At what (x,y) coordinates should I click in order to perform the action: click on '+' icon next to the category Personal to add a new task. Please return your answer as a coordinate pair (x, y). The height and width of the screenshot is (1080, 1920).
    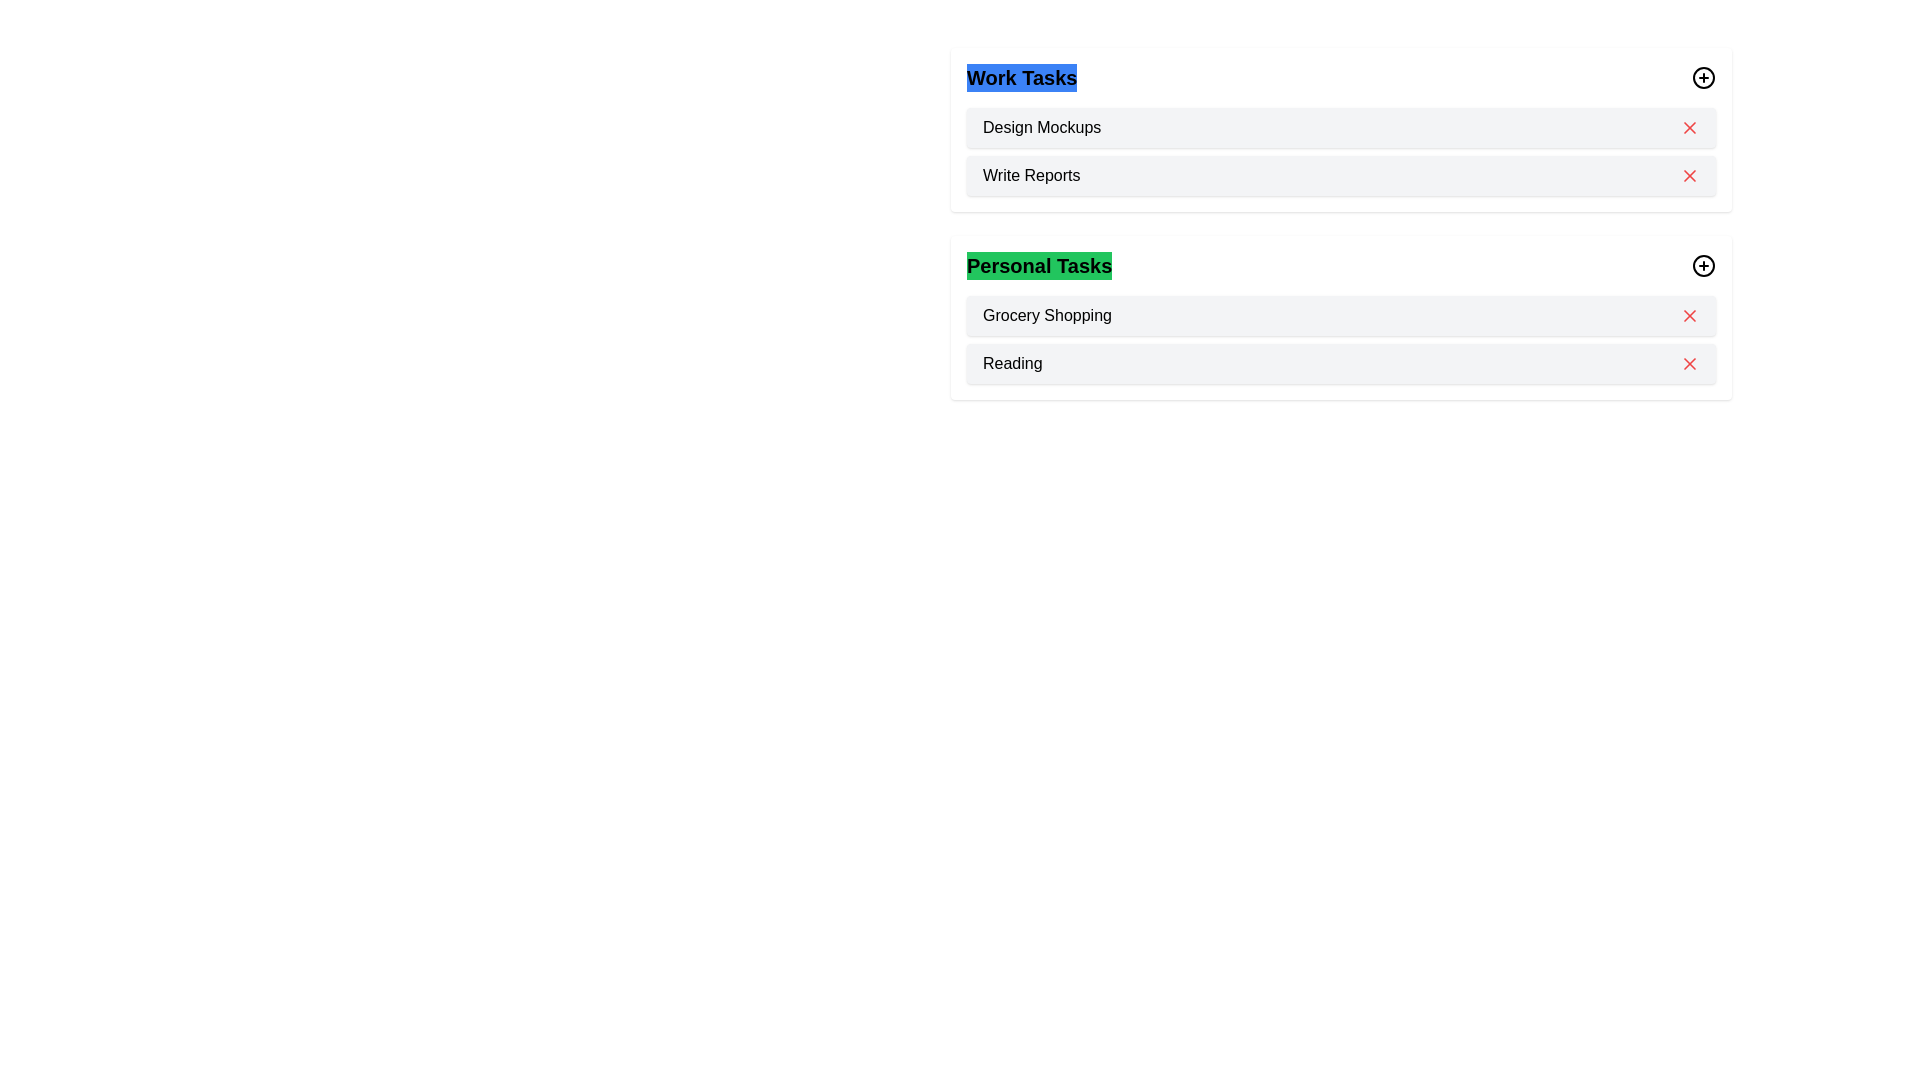
    Looking at the image, I should click on (1703, 265).